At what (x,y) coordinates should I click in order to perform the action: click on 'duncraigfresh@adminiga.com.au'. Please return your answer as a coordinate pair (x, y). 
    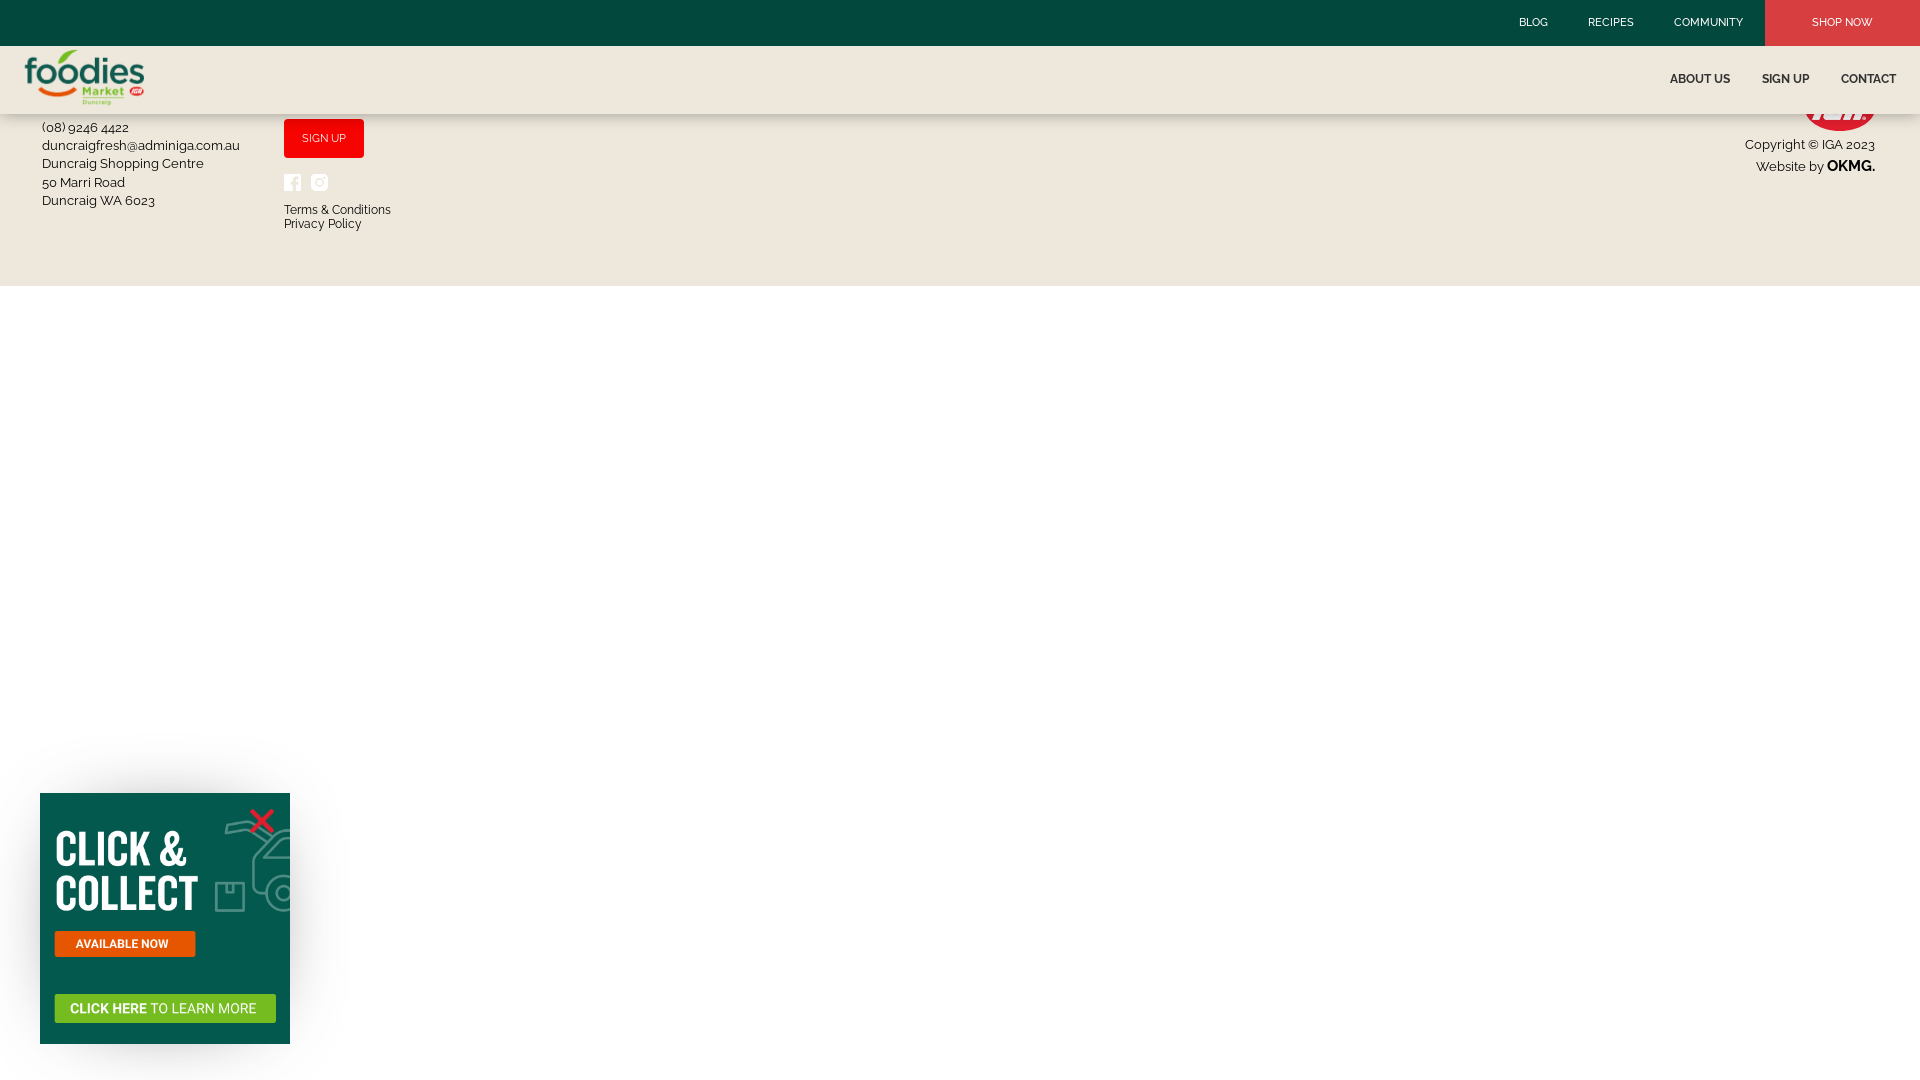
    Looking at the image, I should click on (42, 144).